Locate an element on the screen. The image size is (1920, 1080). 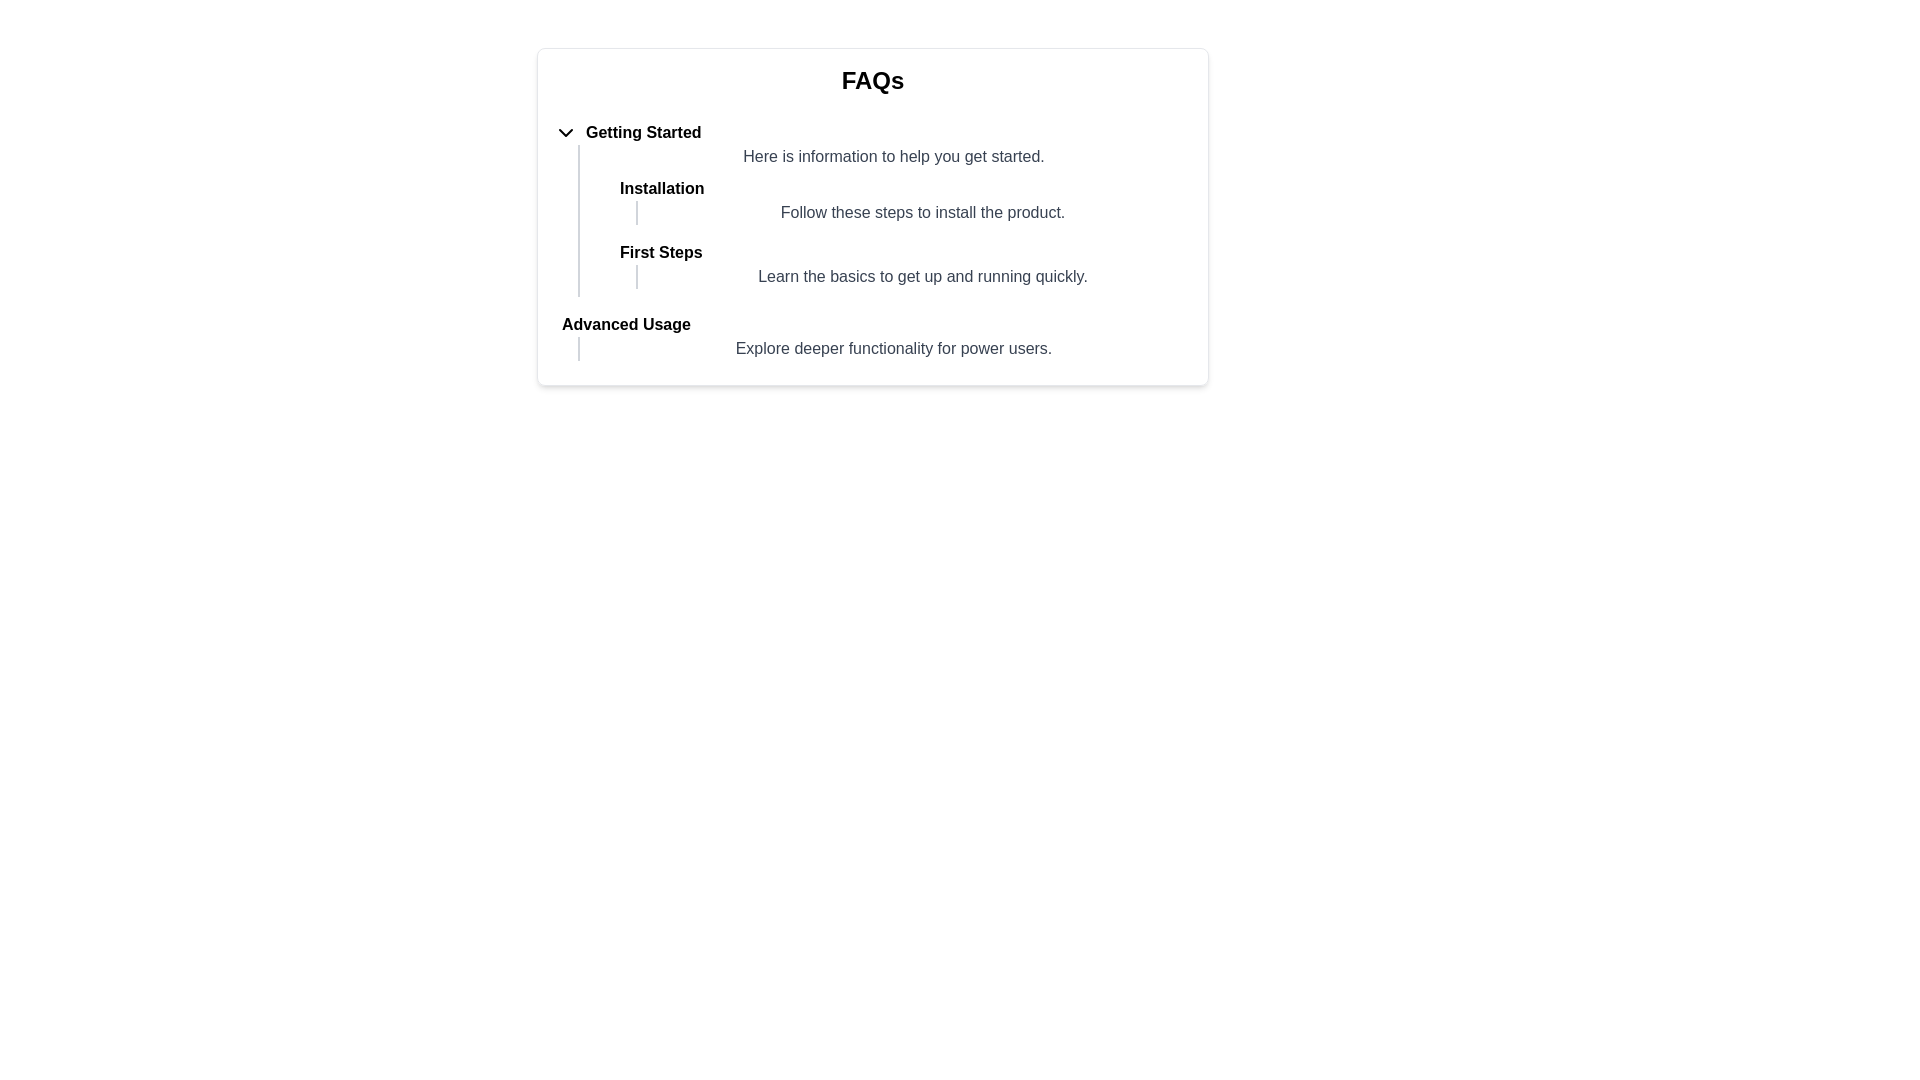
descriptive text located under the 'Advanced Usage' header, which is aligned to the left and situated towards the bottom of the FAQ interface is located at coordinates (892, 347).